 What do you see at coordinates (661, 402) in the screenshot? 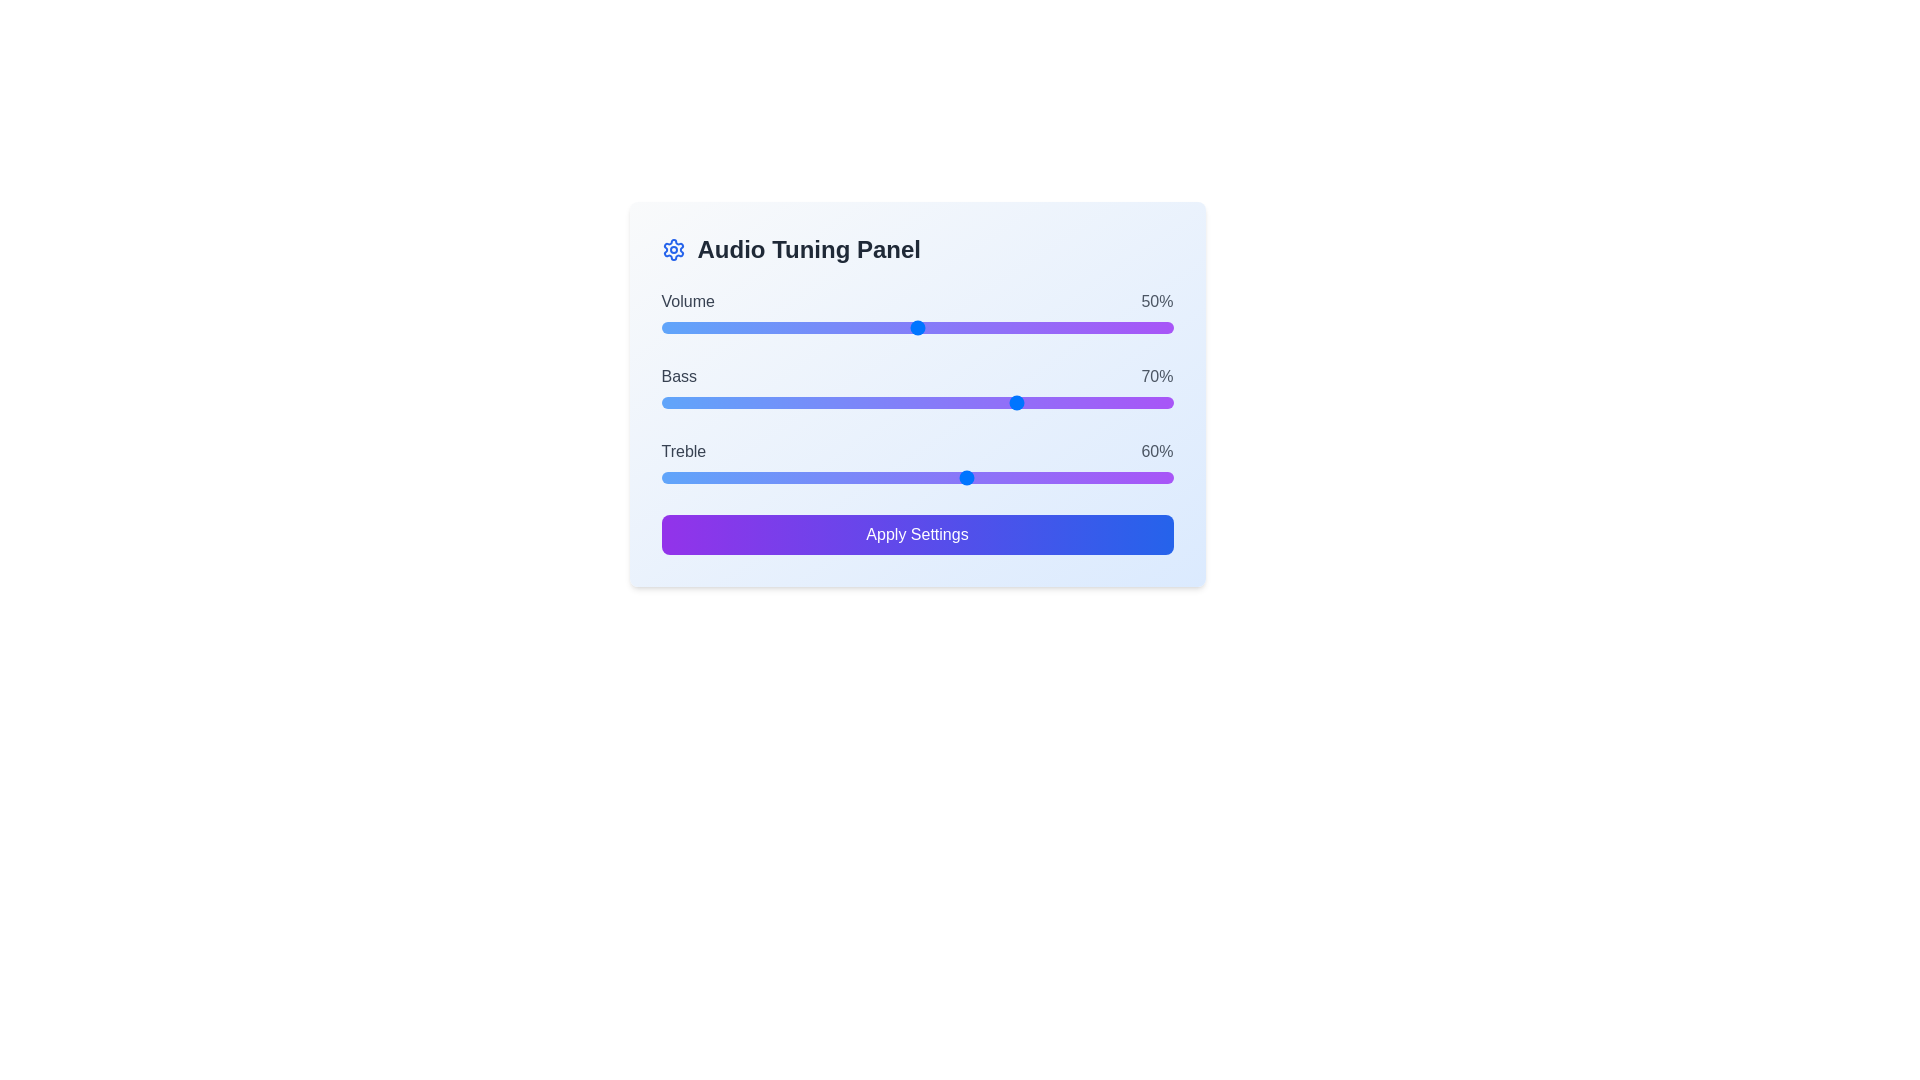
I see `the bass level` at bounding box center [661, 402].